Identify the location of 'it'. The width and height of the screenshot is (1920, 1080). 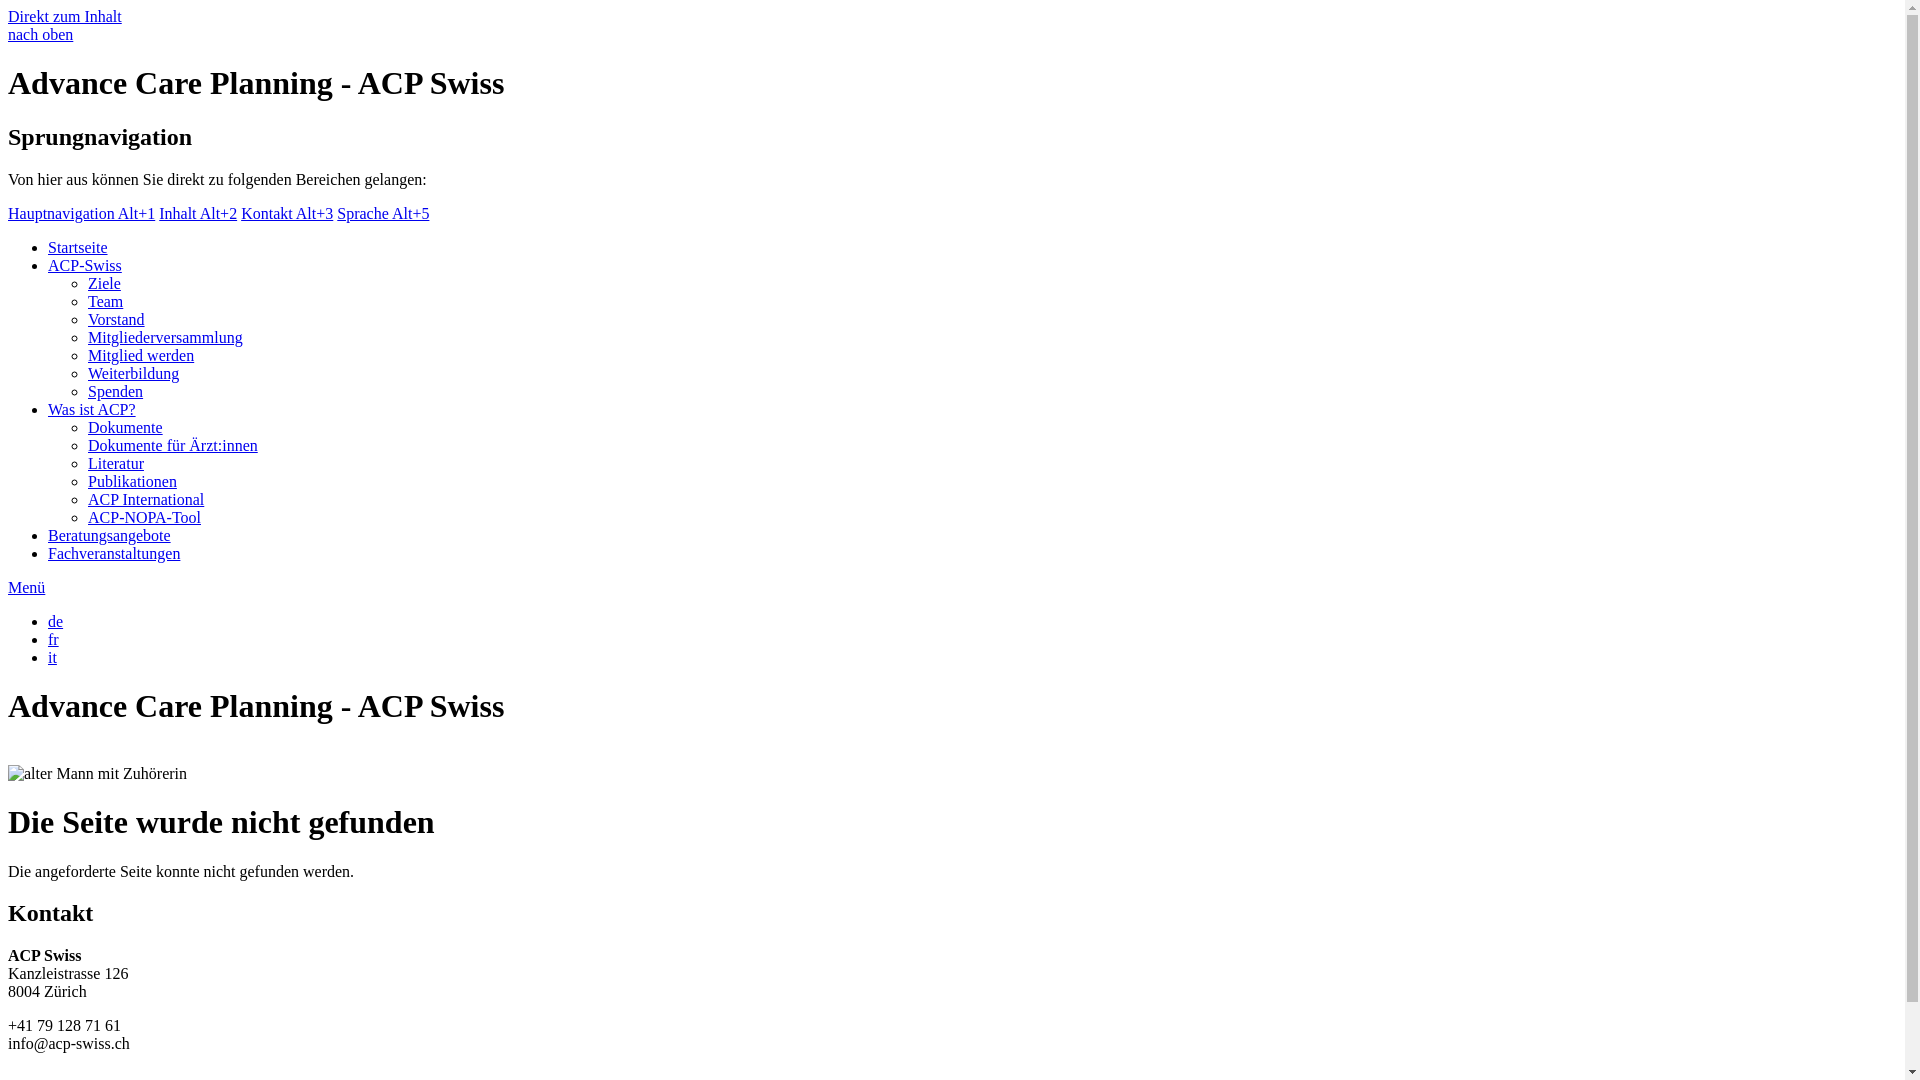
(52, 657).